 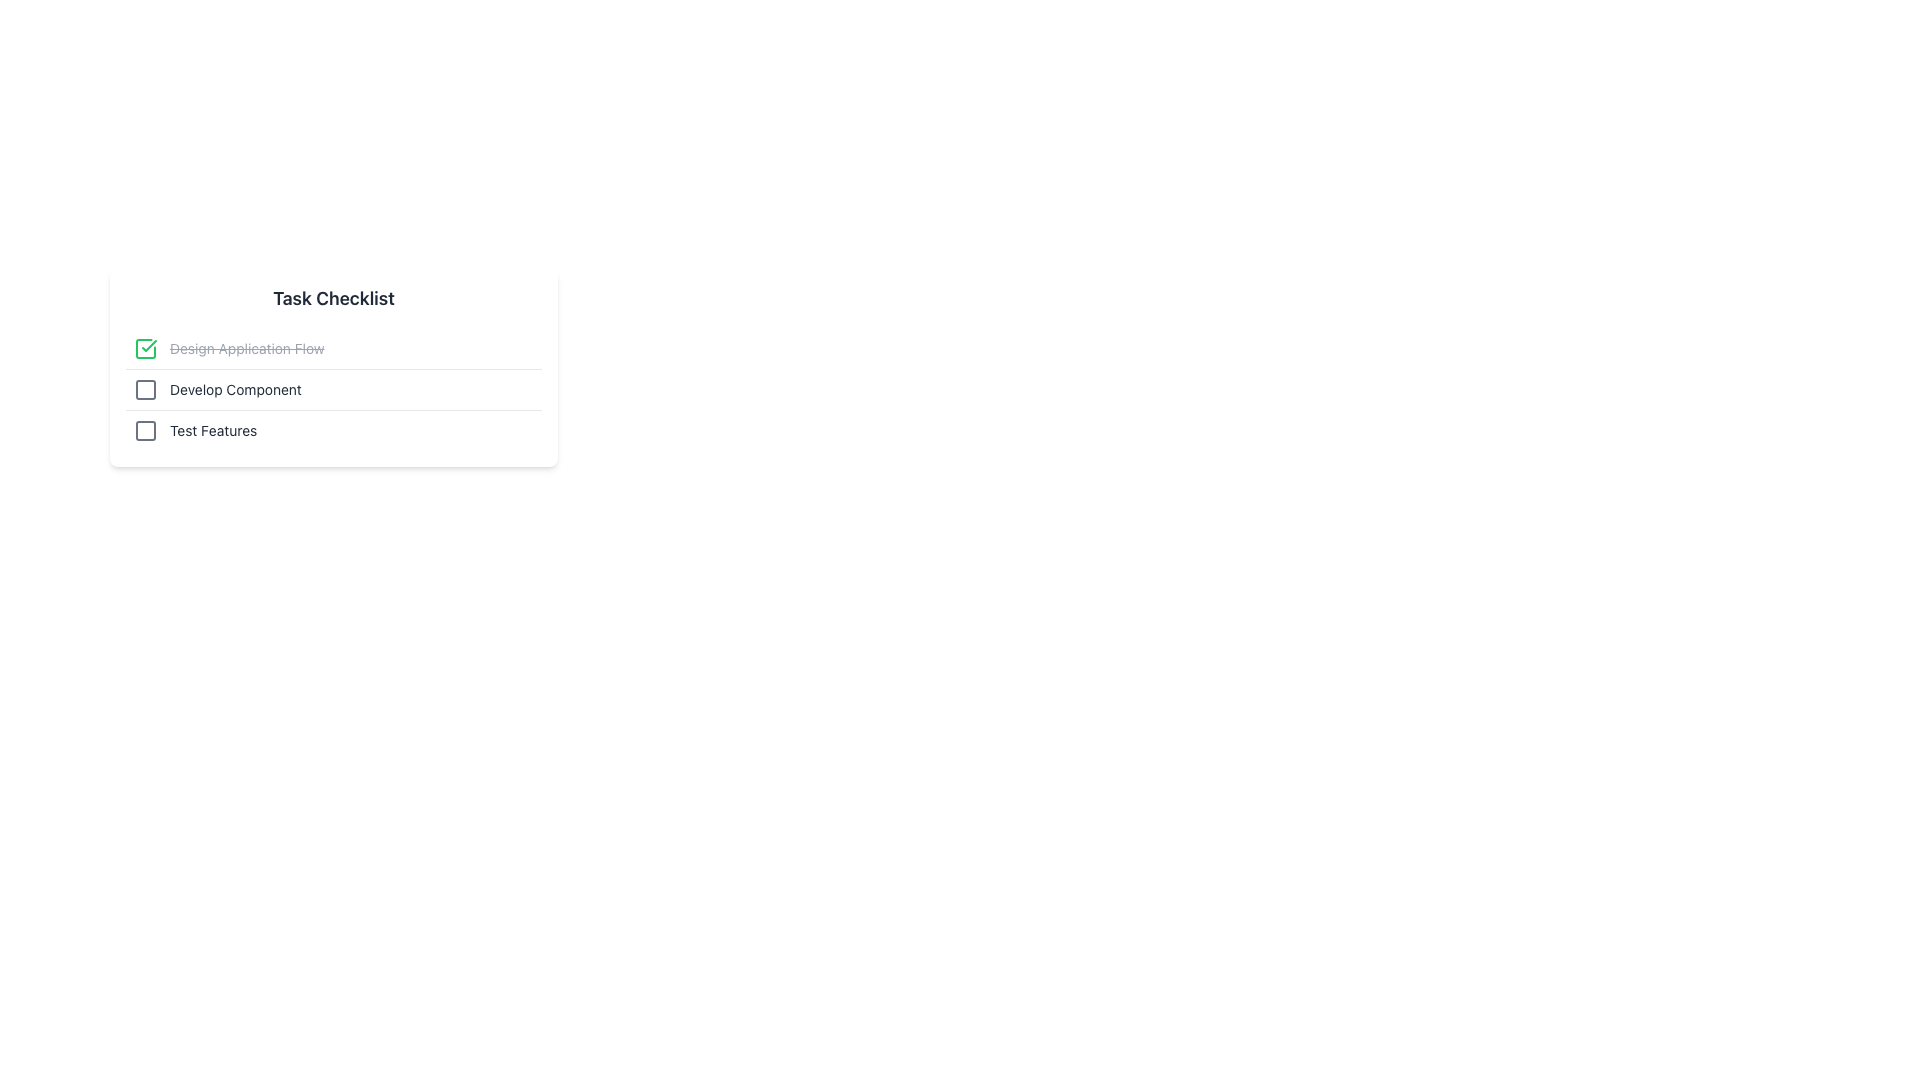 What do you see at coordinates (334, 430) in the screenshot?
I see `the 'Test Features' checkbox list item` at bounding box center [334, 430].